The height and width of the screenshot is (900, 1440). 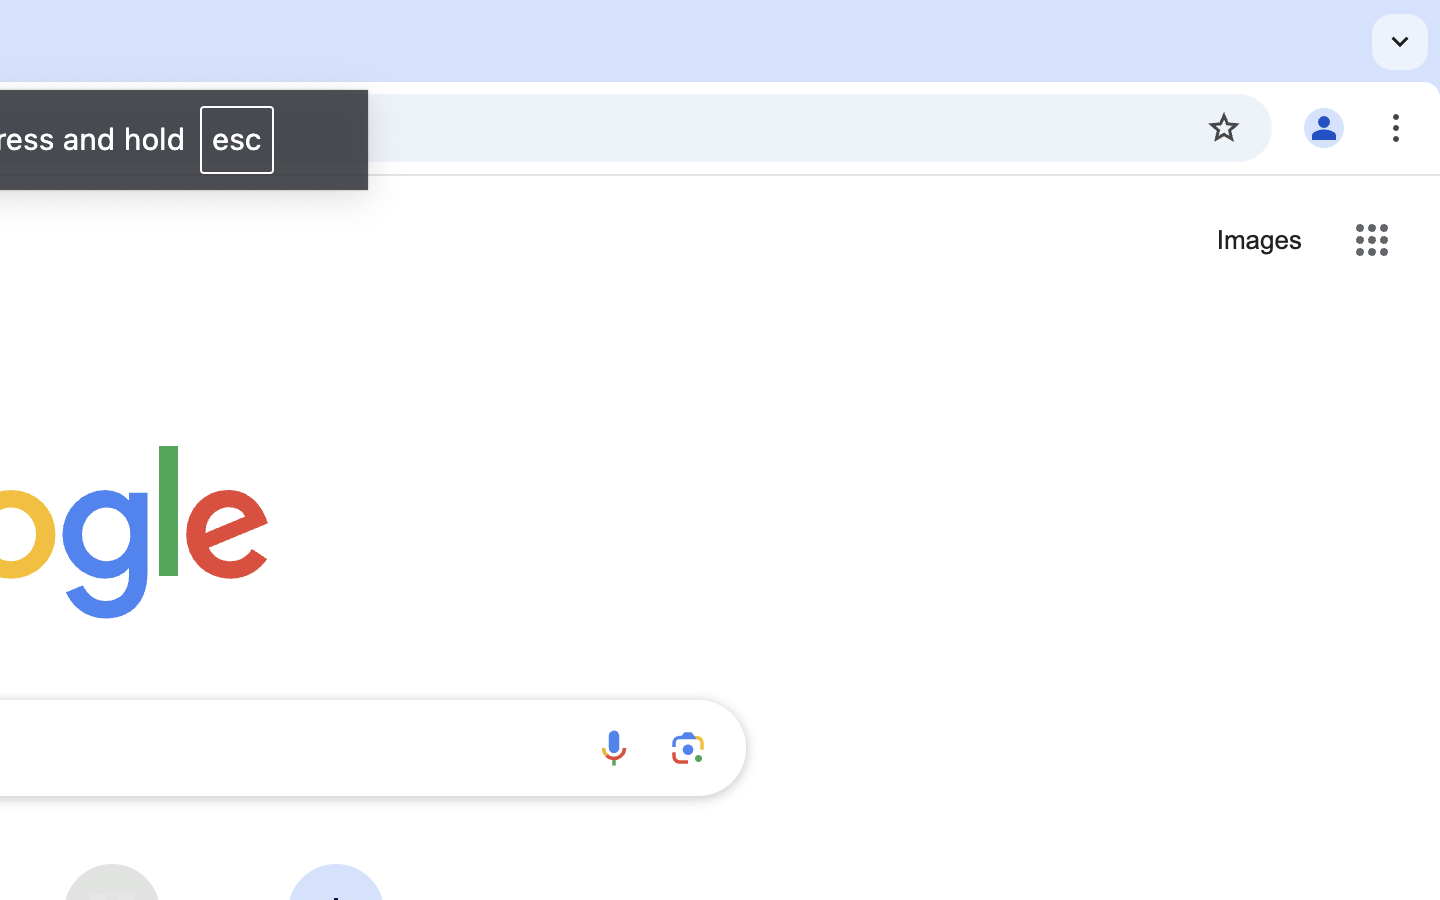 What do you see at coordinates (1257, 240) in the screenshot?
I see `'Images'` at bounding box center [1257, 240].